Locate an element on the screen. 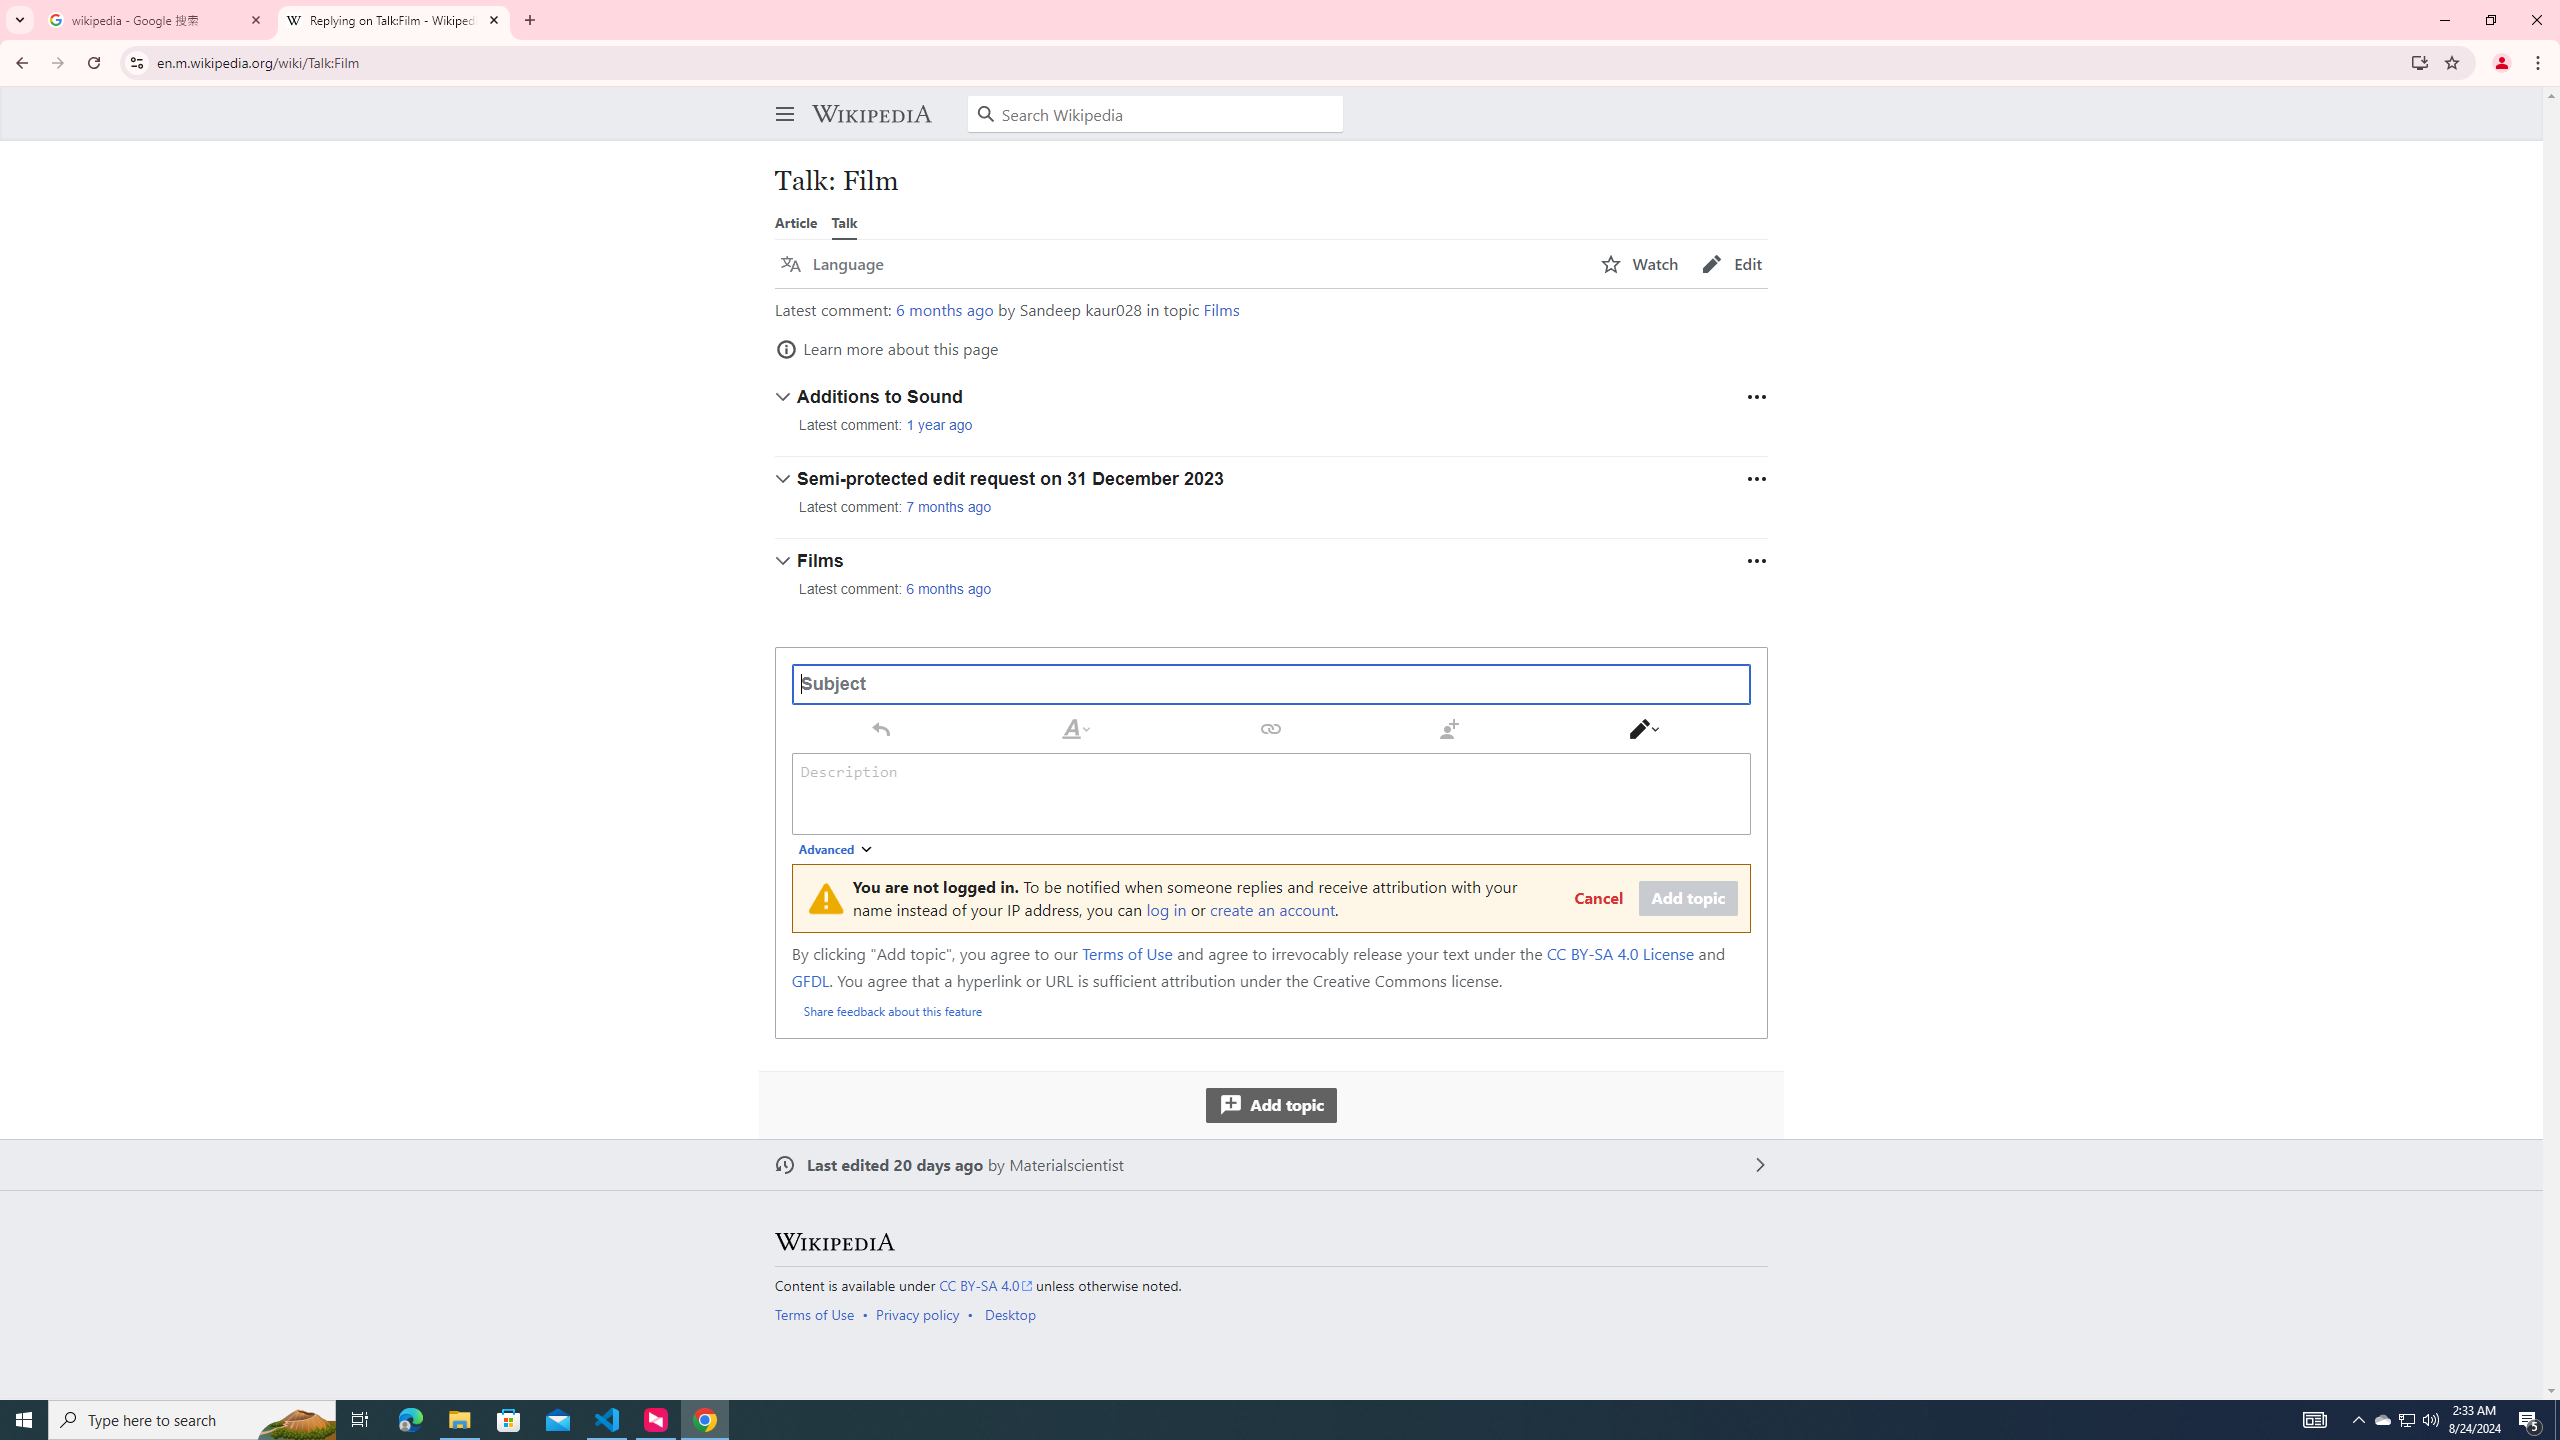 The image size is (2560, 1440). 'AutomationID: footer-places-desktop-toggle' is located at coordinates (1012, 1313).